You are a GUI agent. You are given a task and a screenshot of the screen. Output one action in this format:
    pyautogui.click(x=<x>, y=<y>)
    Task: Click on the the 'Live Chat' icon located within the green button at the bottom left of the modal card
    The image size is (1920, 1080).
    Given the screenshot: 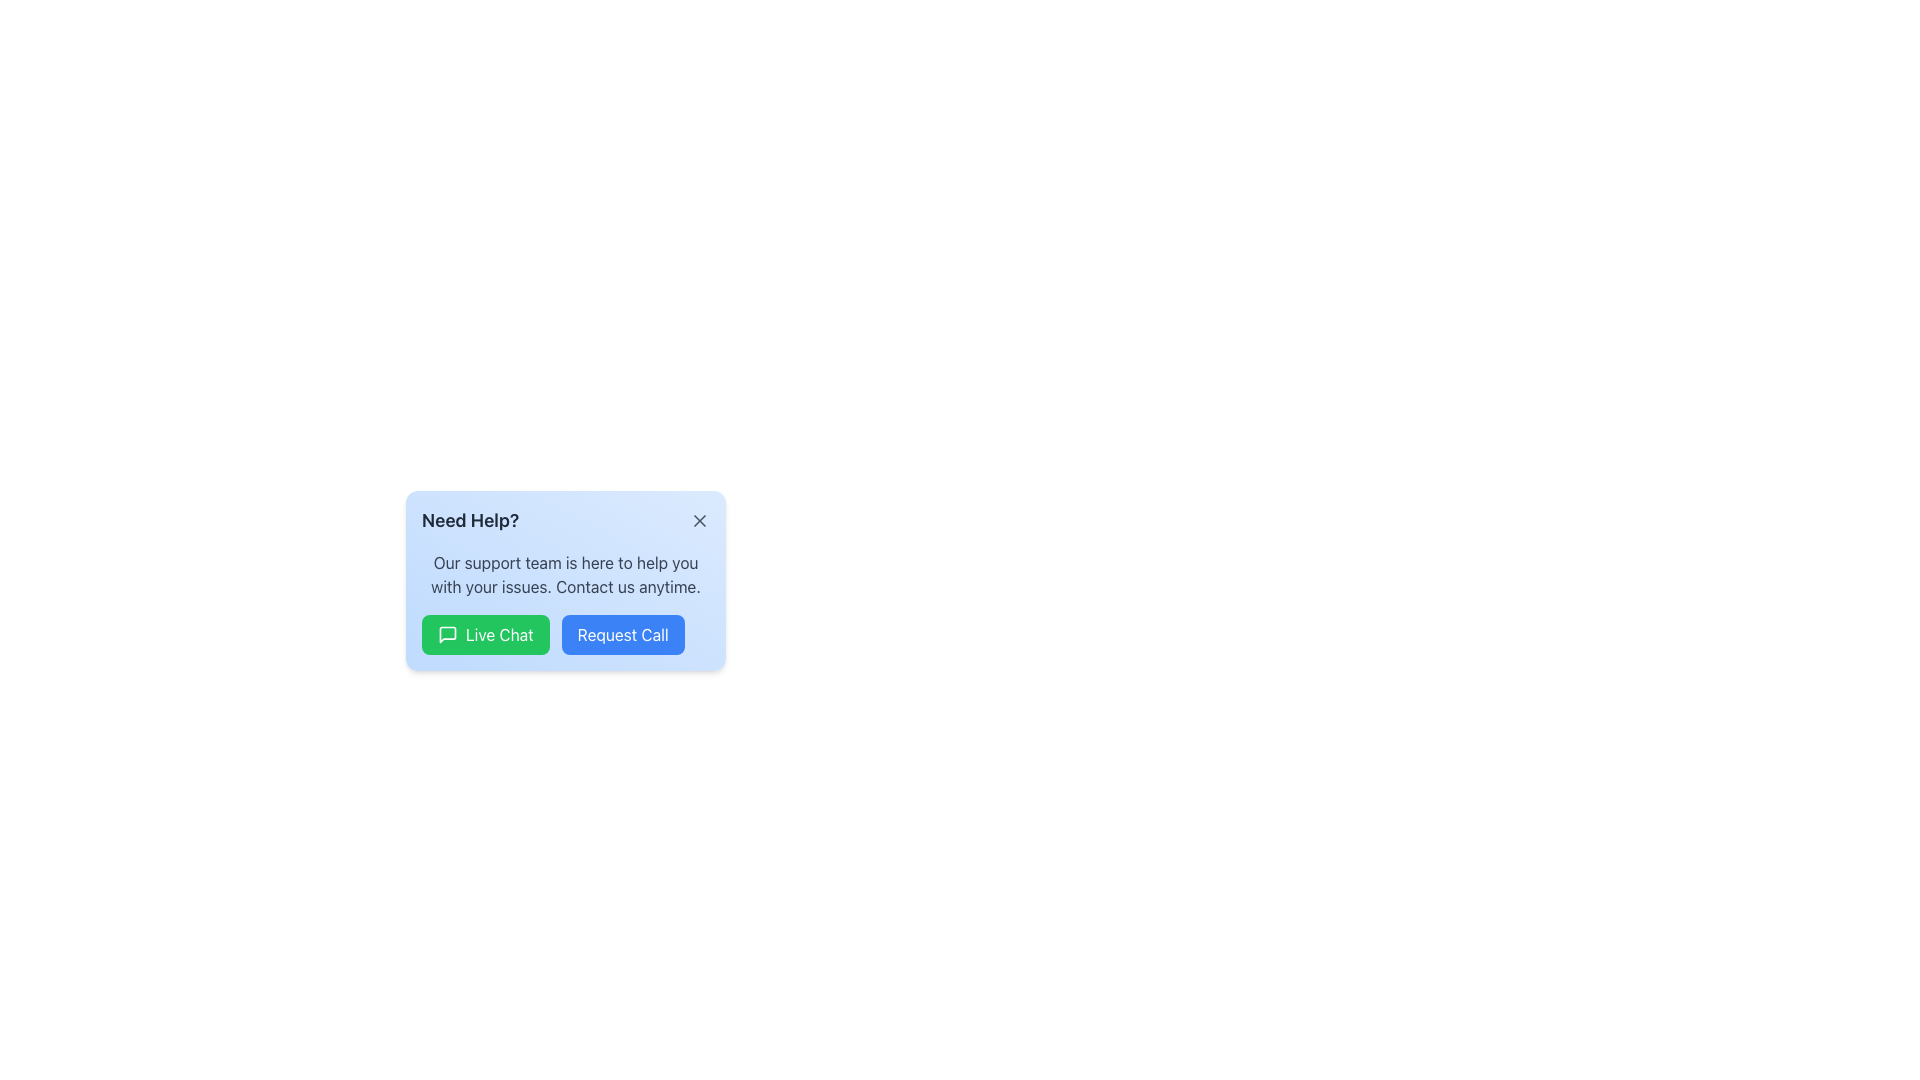 What is the action you would take?
    pyautogui.click(x=446, y=635)
    